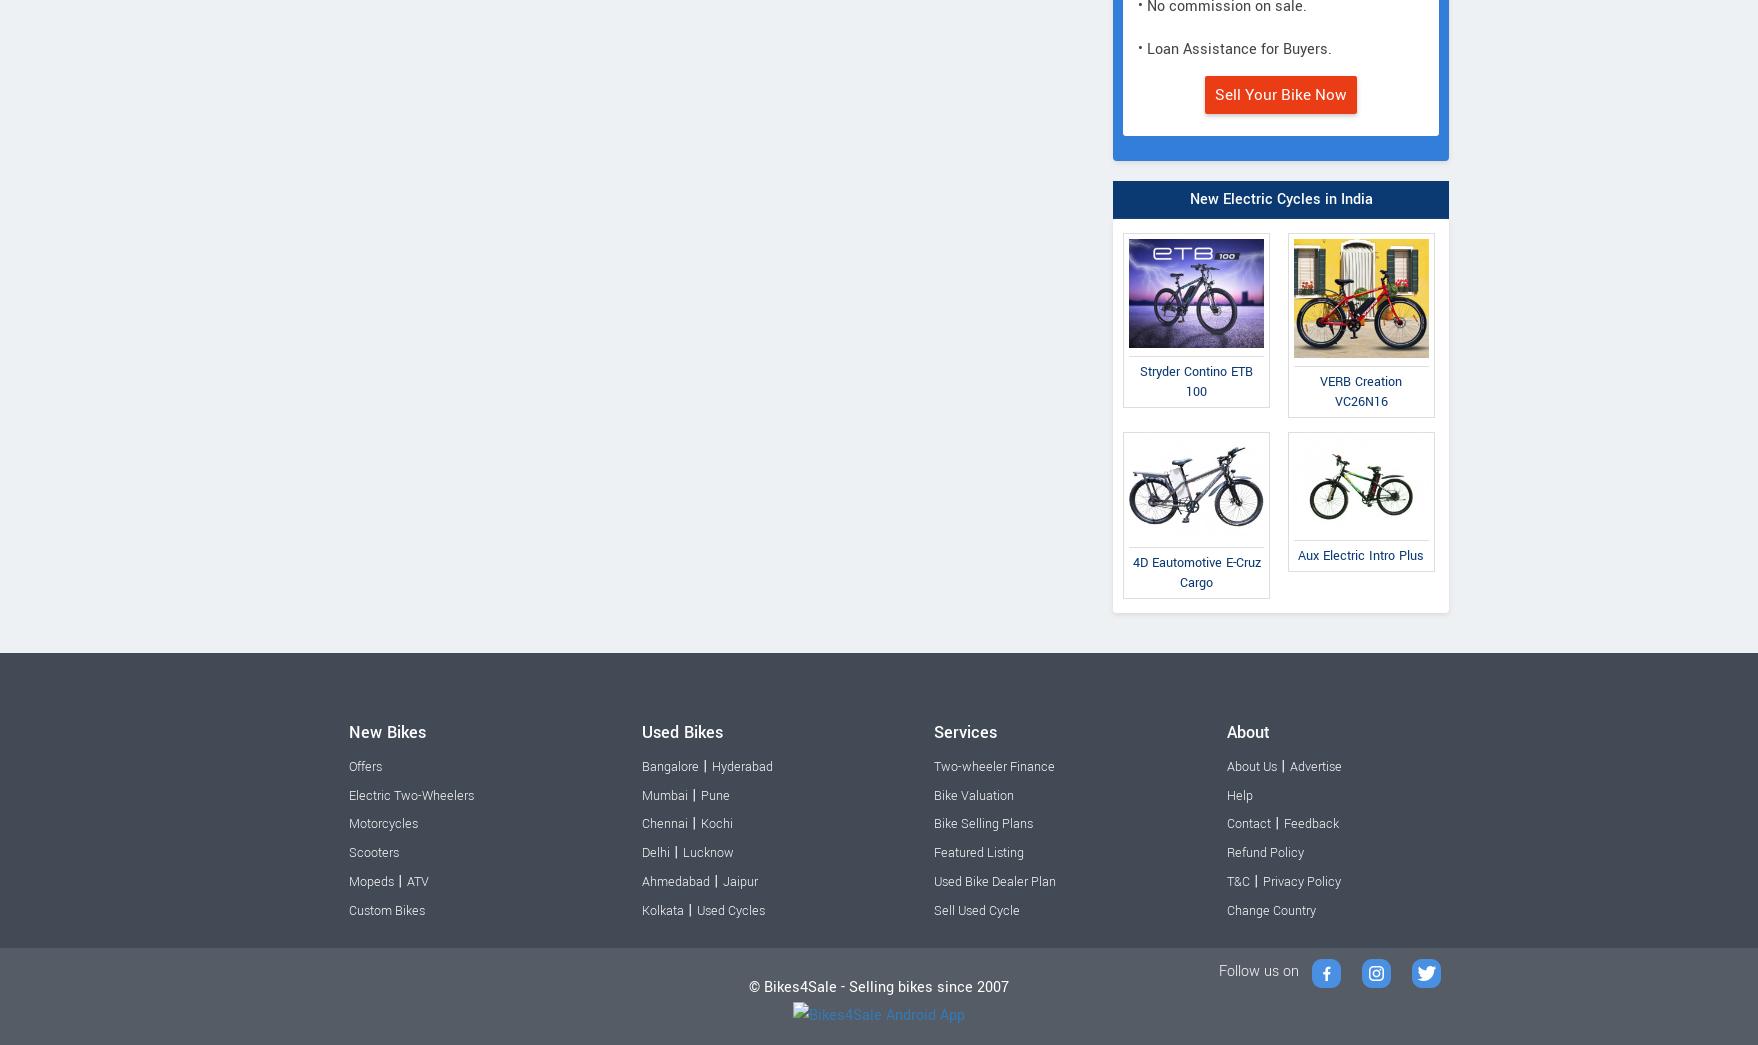  I want to click on 'Bike Selling Plans', so click(983, 822).